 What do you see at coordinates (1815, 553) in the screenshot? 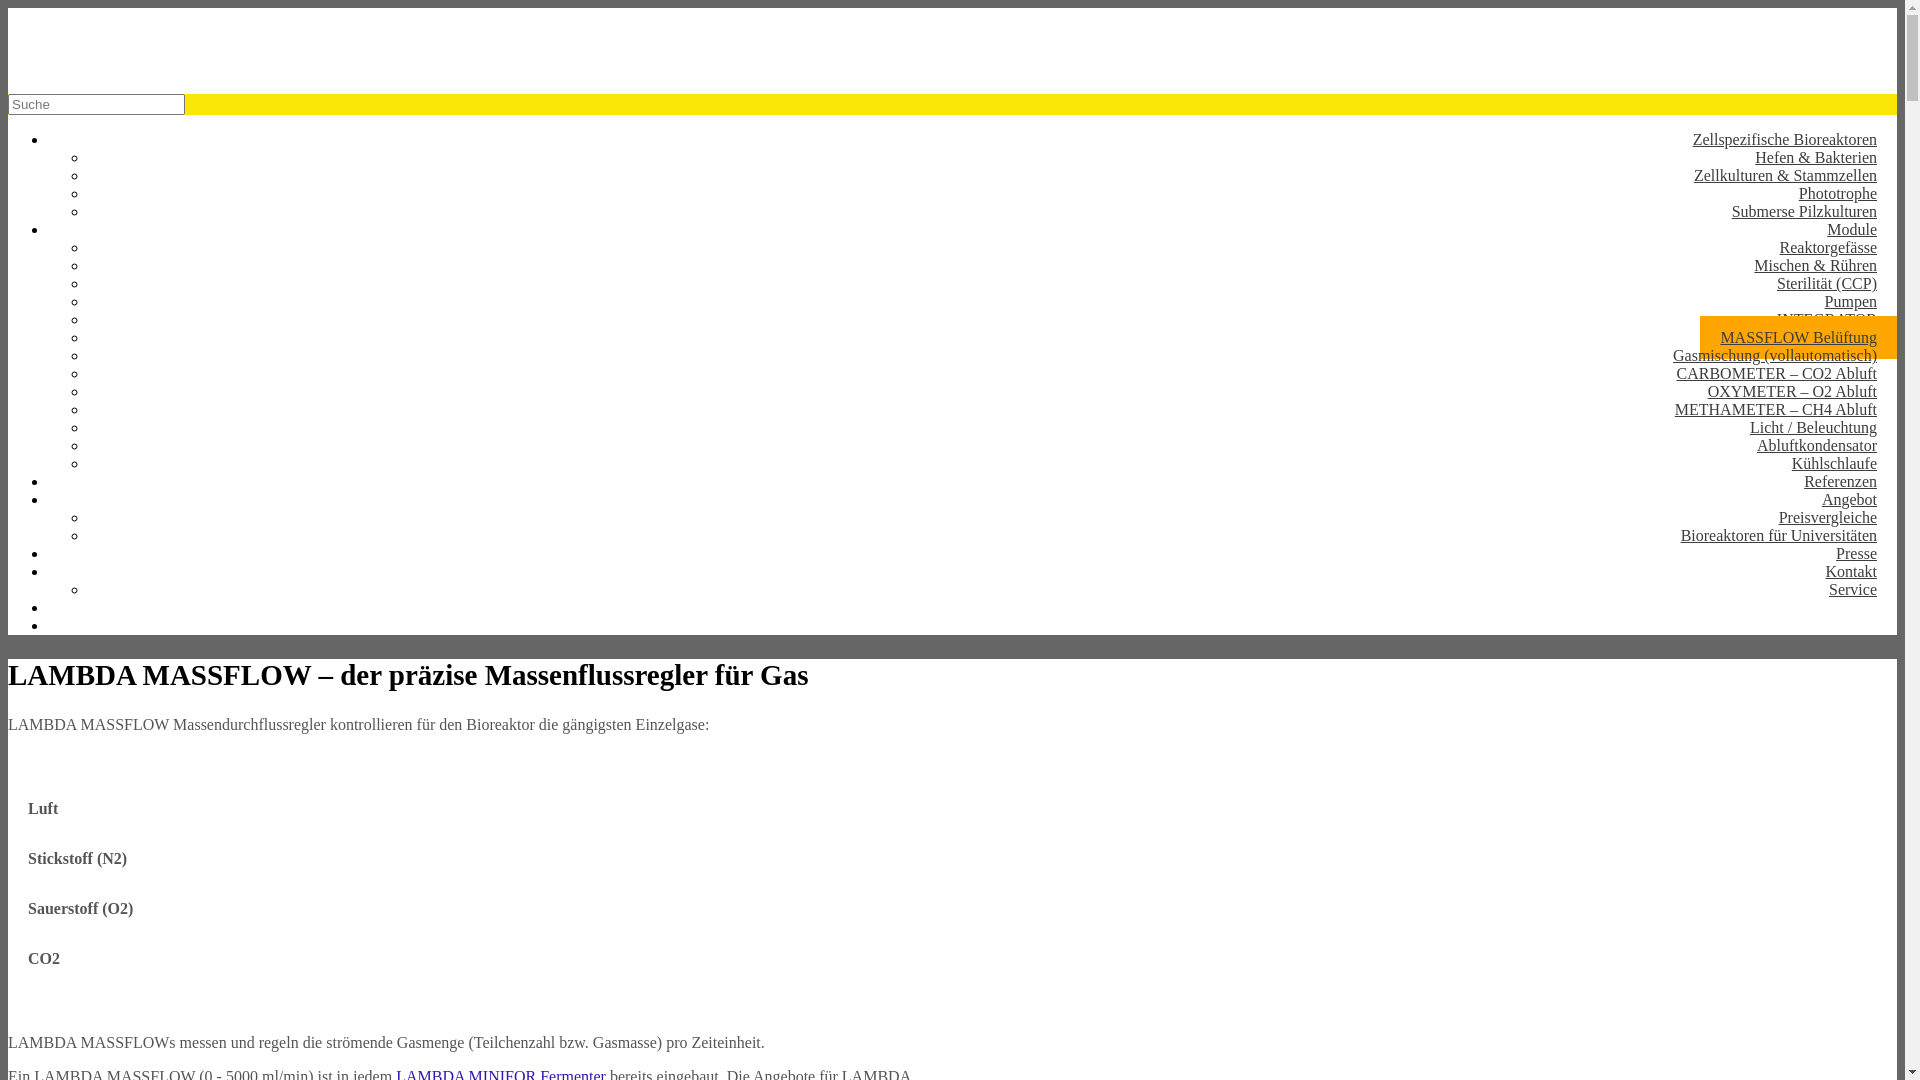
I see `'Presse'` at bounding box center [1815, 553].